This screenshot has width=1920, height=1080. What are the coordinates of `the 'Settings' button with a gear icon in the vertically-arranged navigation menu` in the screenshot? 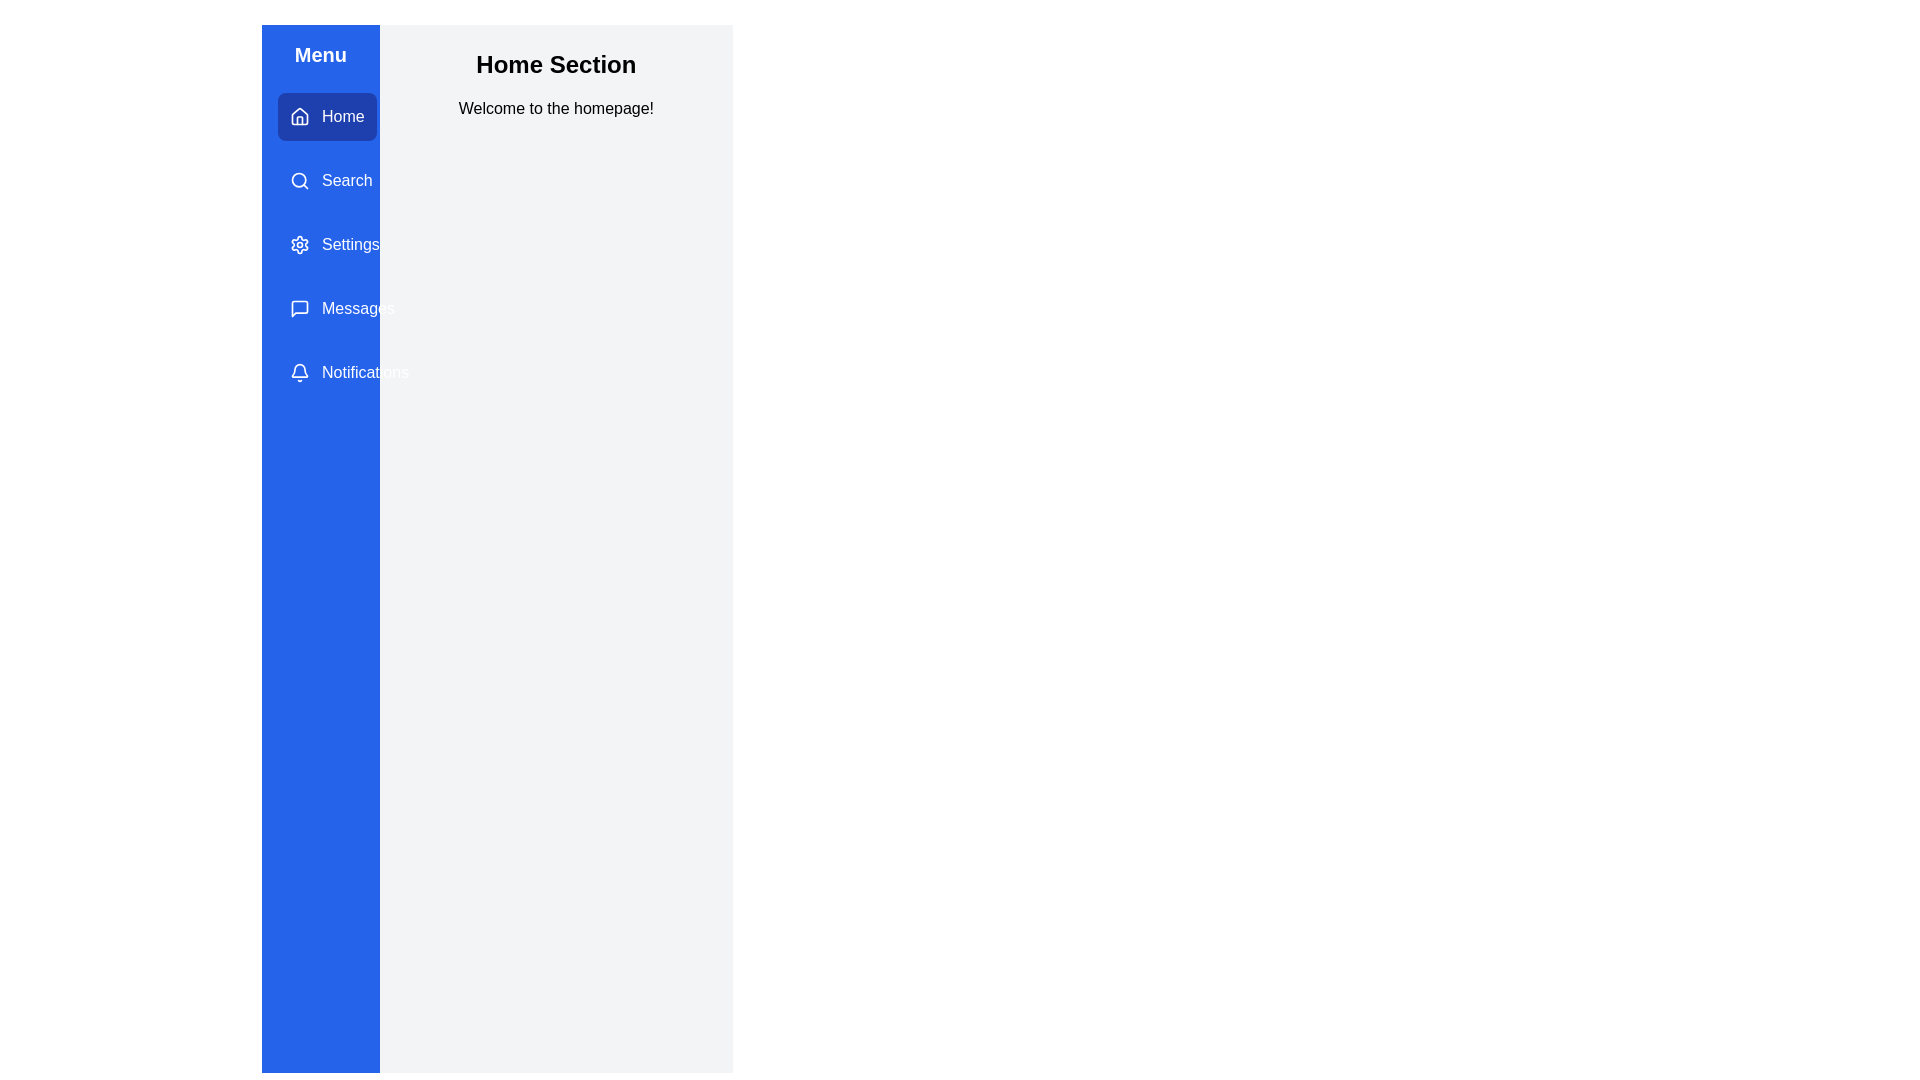 It's located at (320, 244).